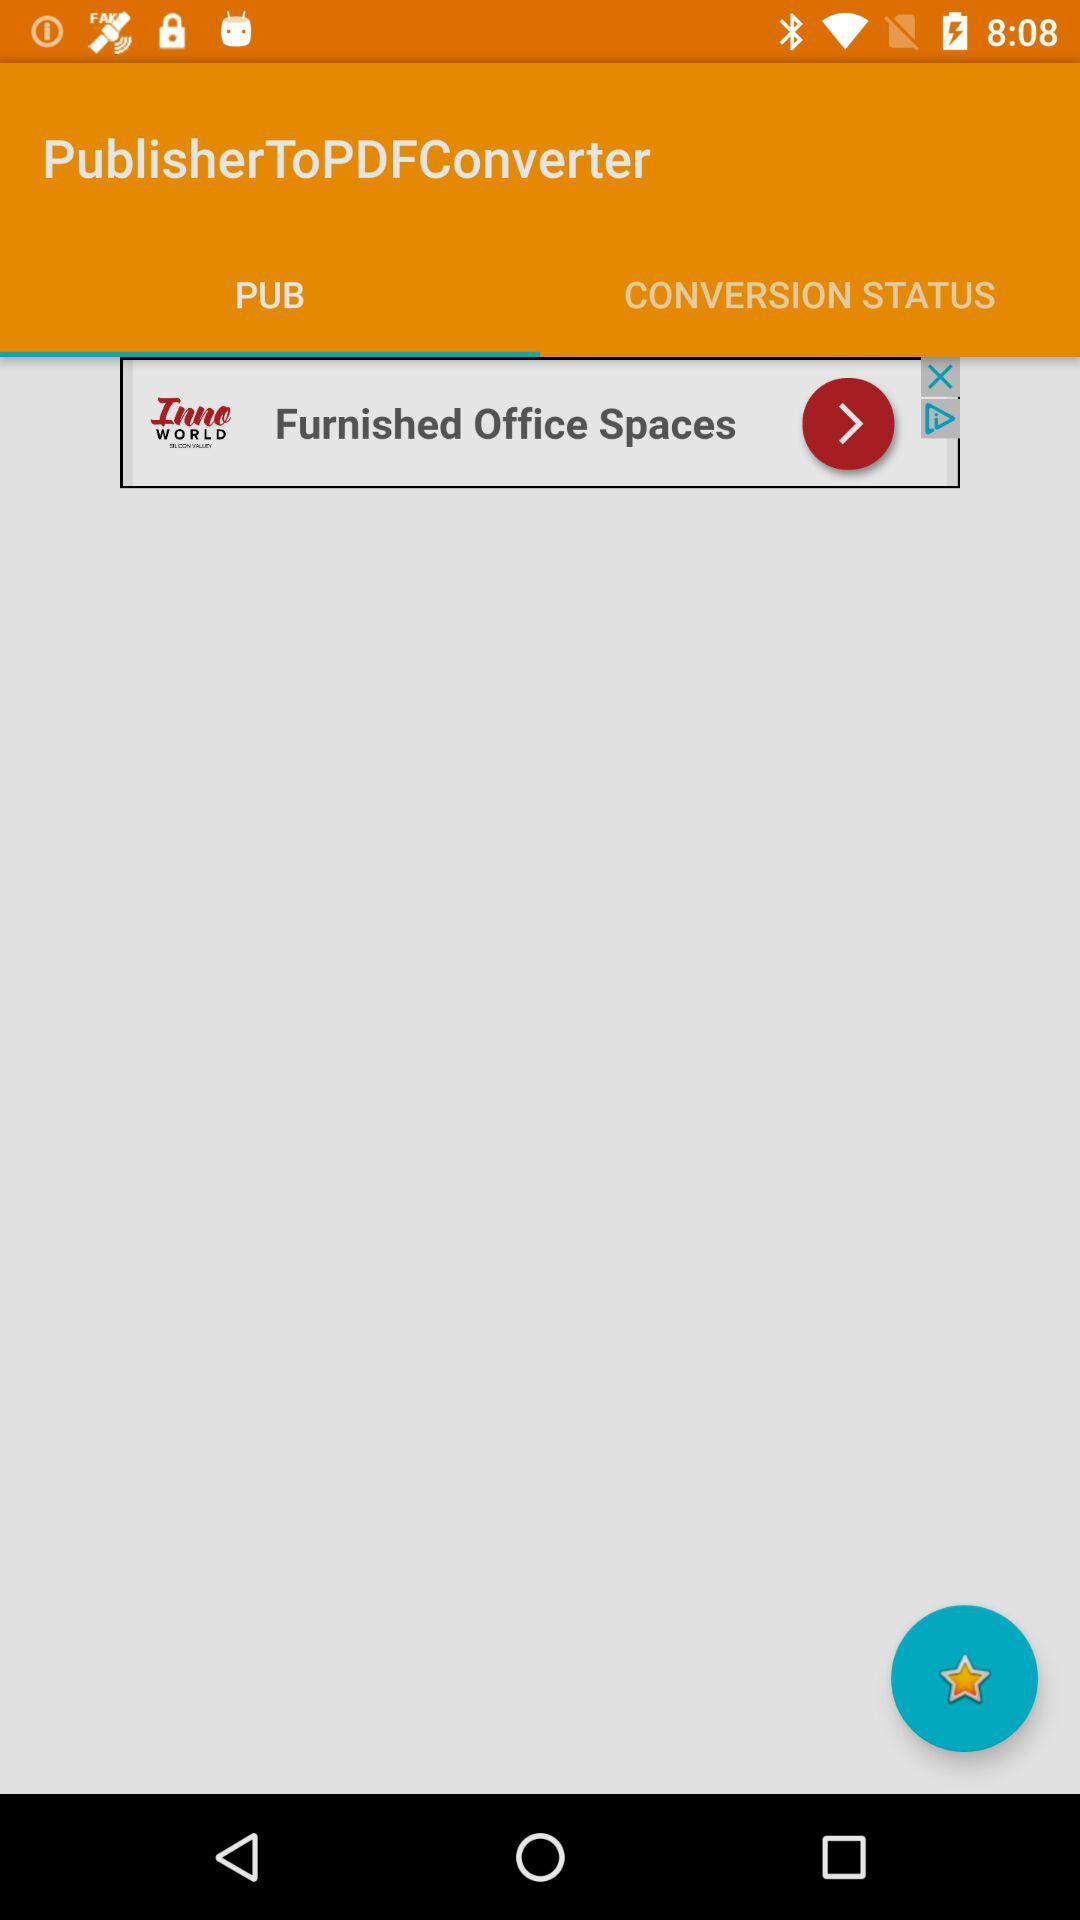 Image resolution: width=1080 pixels, height=1920 pixels. I want to click on the star icon, so click(963, 1678).